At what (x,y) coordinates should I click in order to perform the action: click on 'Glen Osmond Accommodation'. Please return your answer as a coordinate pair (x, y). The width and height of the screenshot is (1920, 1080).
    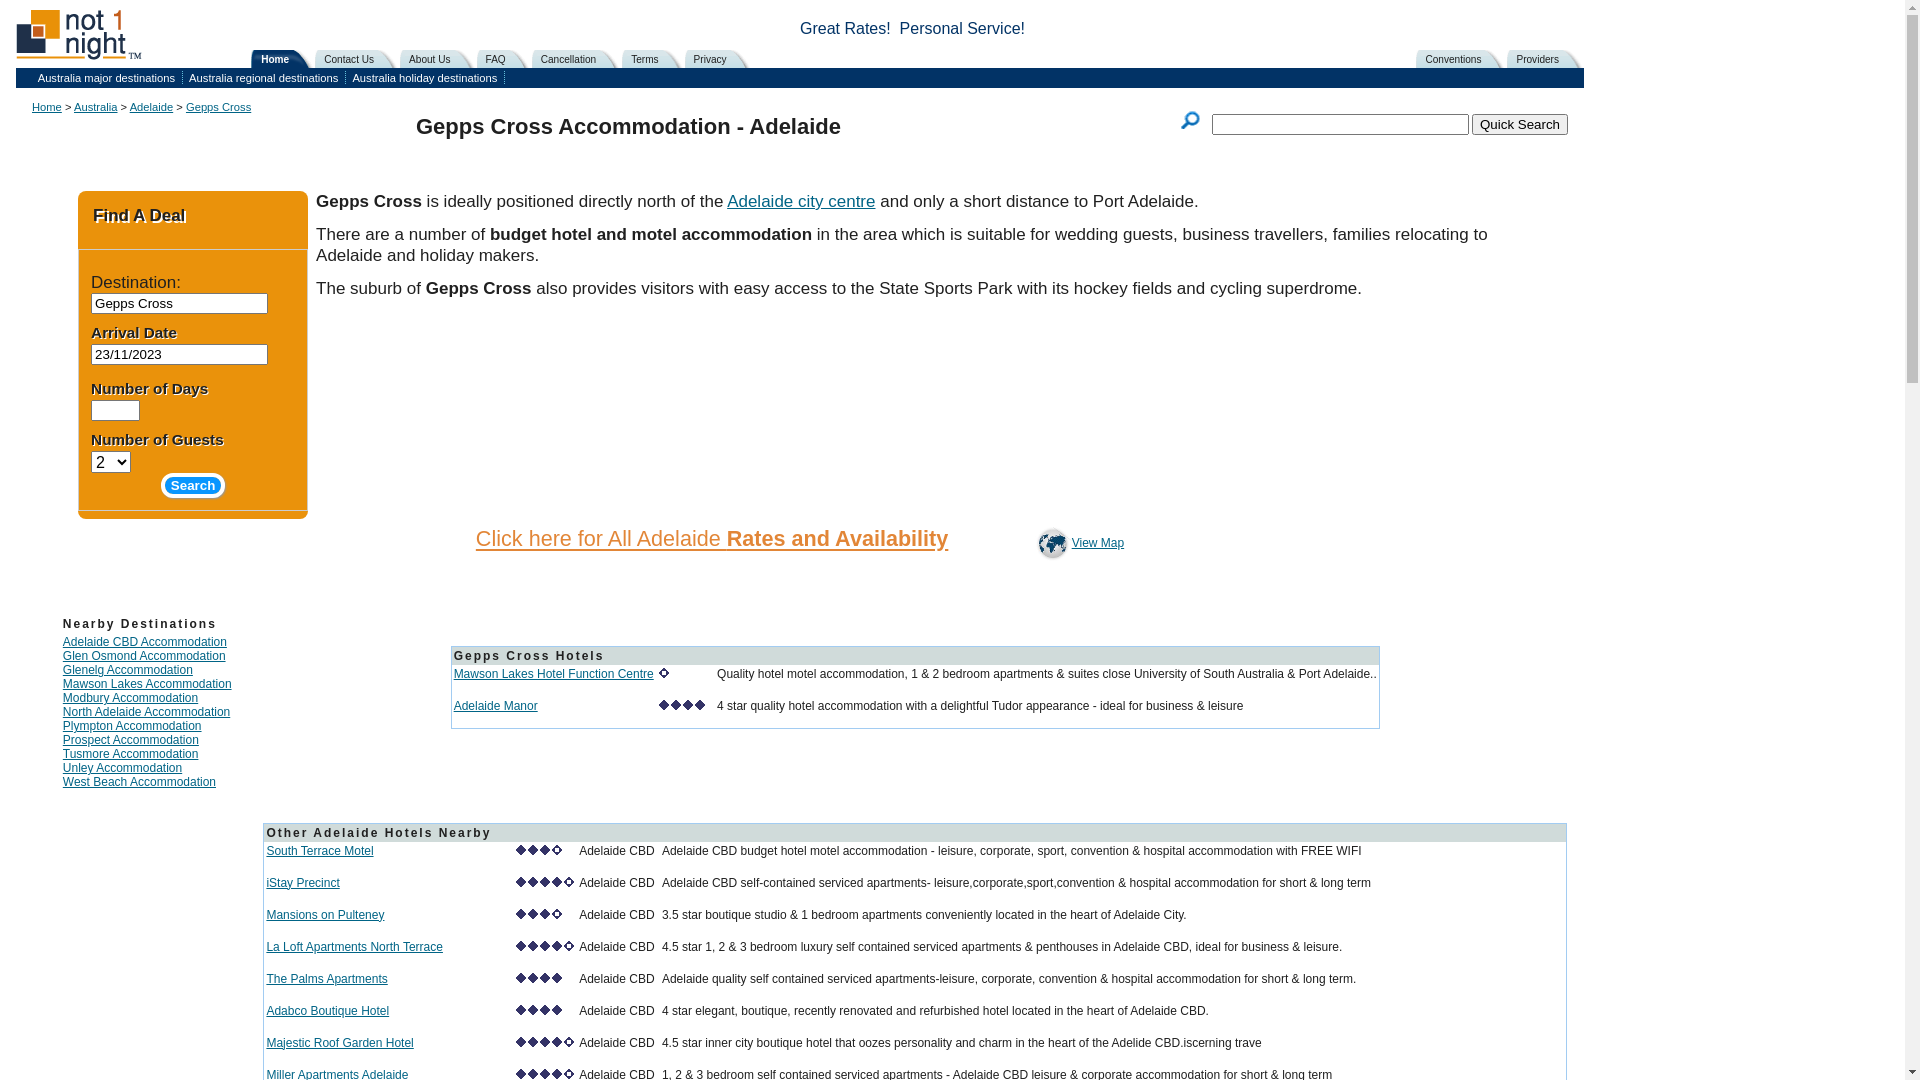
    Looking at the image, I should click on (143, 655).